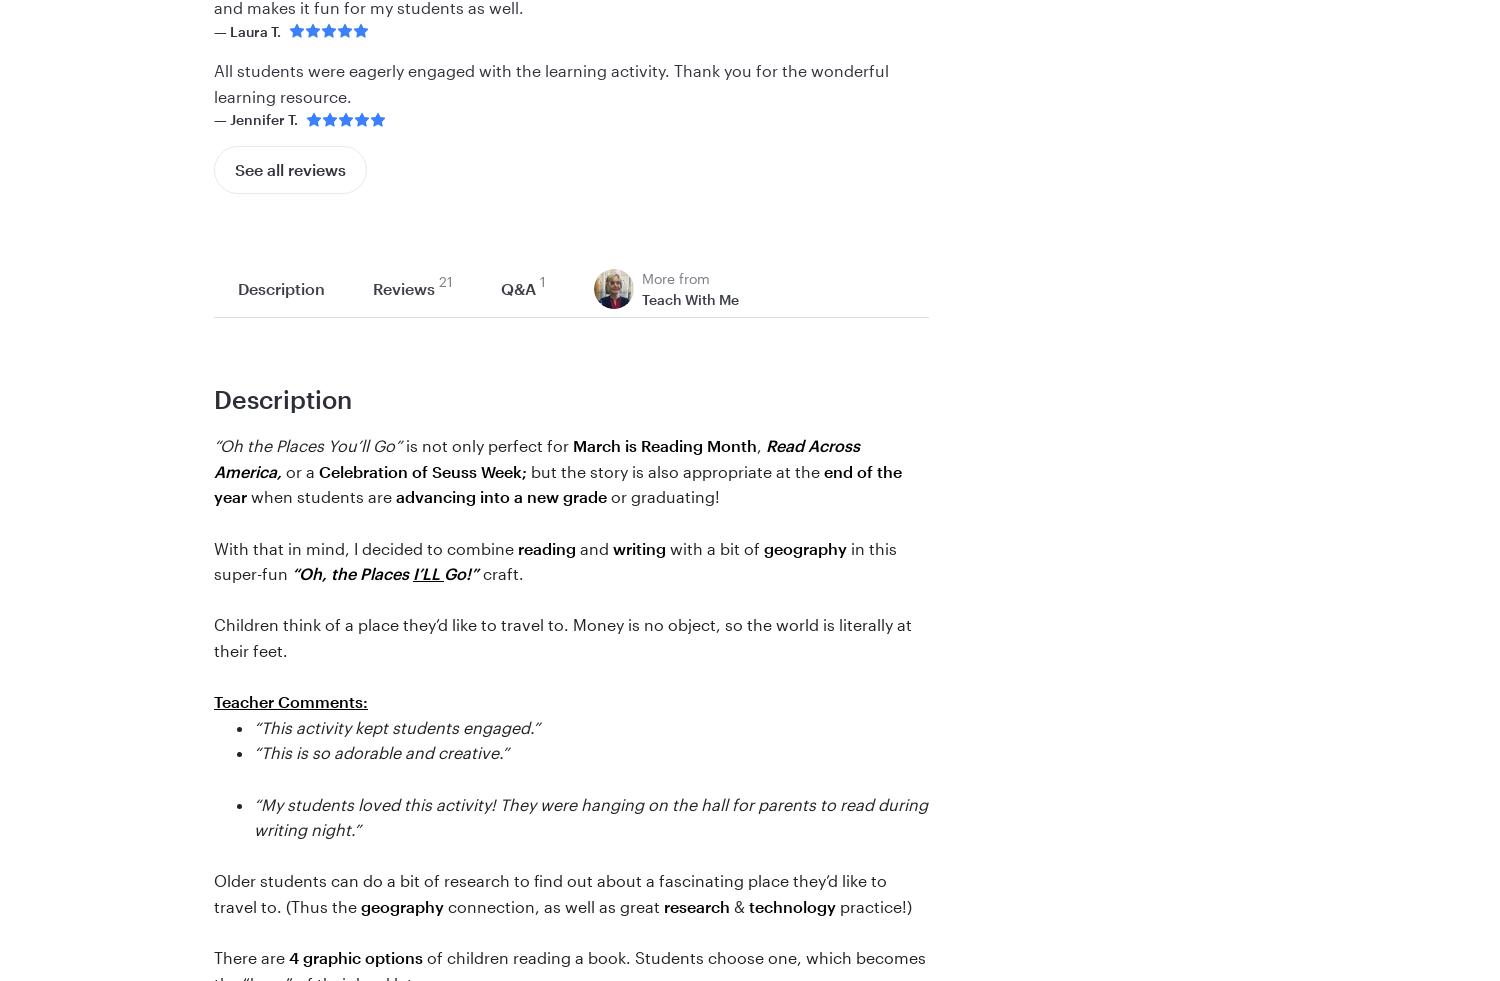  What do you see at coordinates (300, 469) in the screenshot?
I see `'or a'` at bounding box center [300, 469].